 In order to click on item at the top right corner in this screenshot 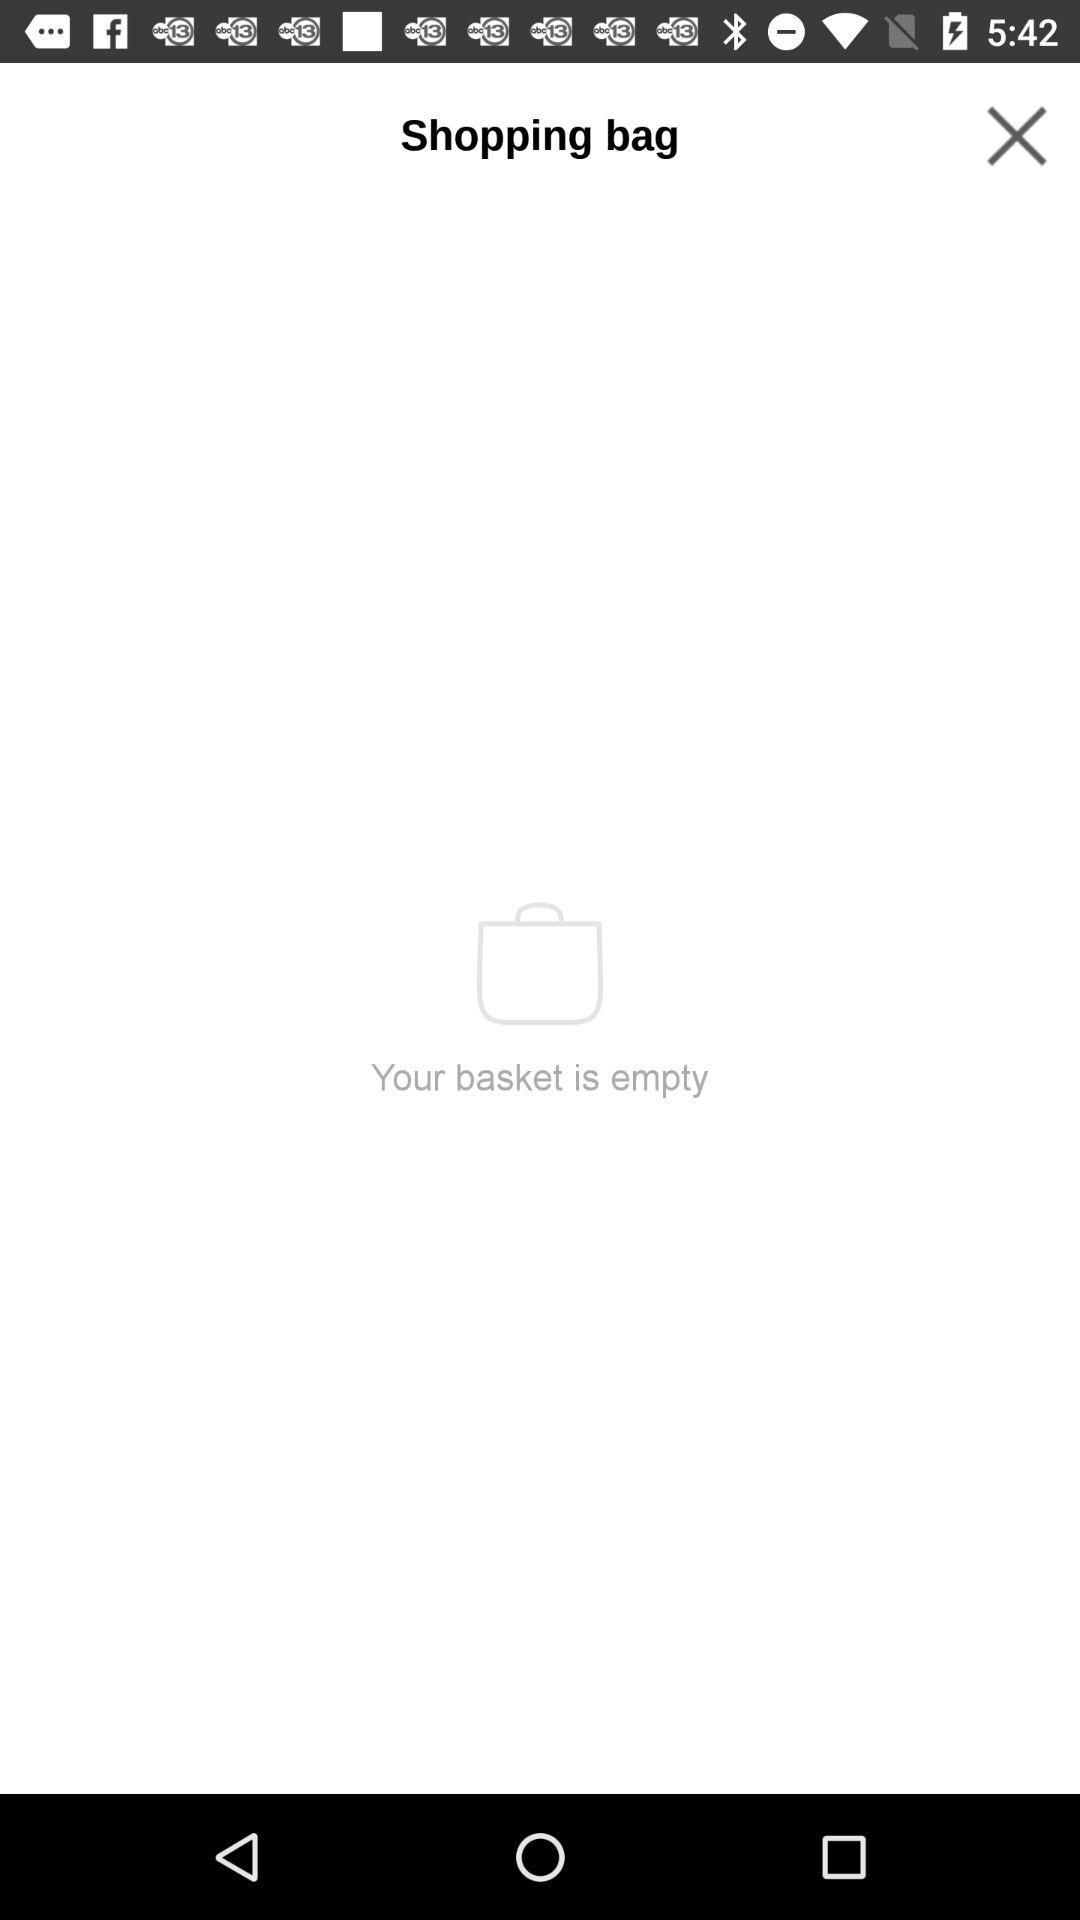, I will do `click(1017, 135)`.